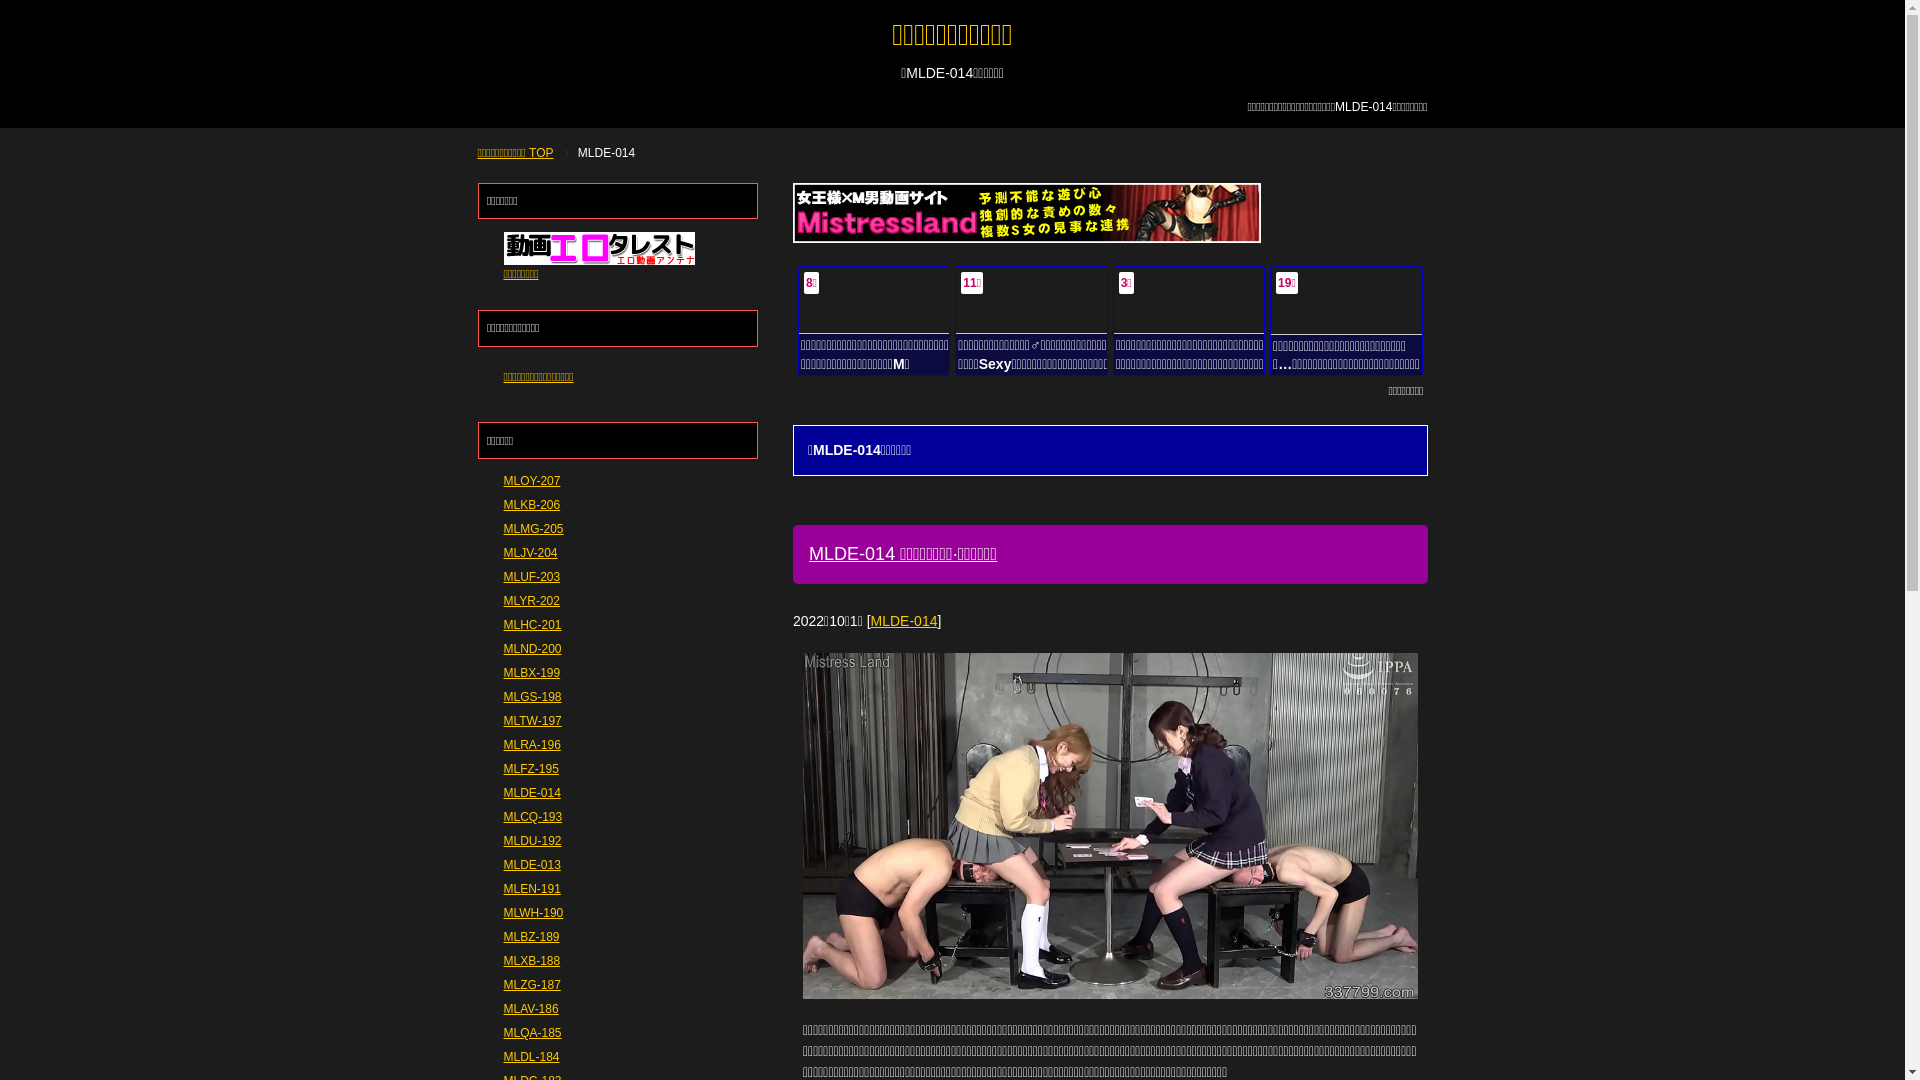 The width and height of the screenshot is (1920, 1080). I want to click on 'MLYR-202', so click(532, 600).